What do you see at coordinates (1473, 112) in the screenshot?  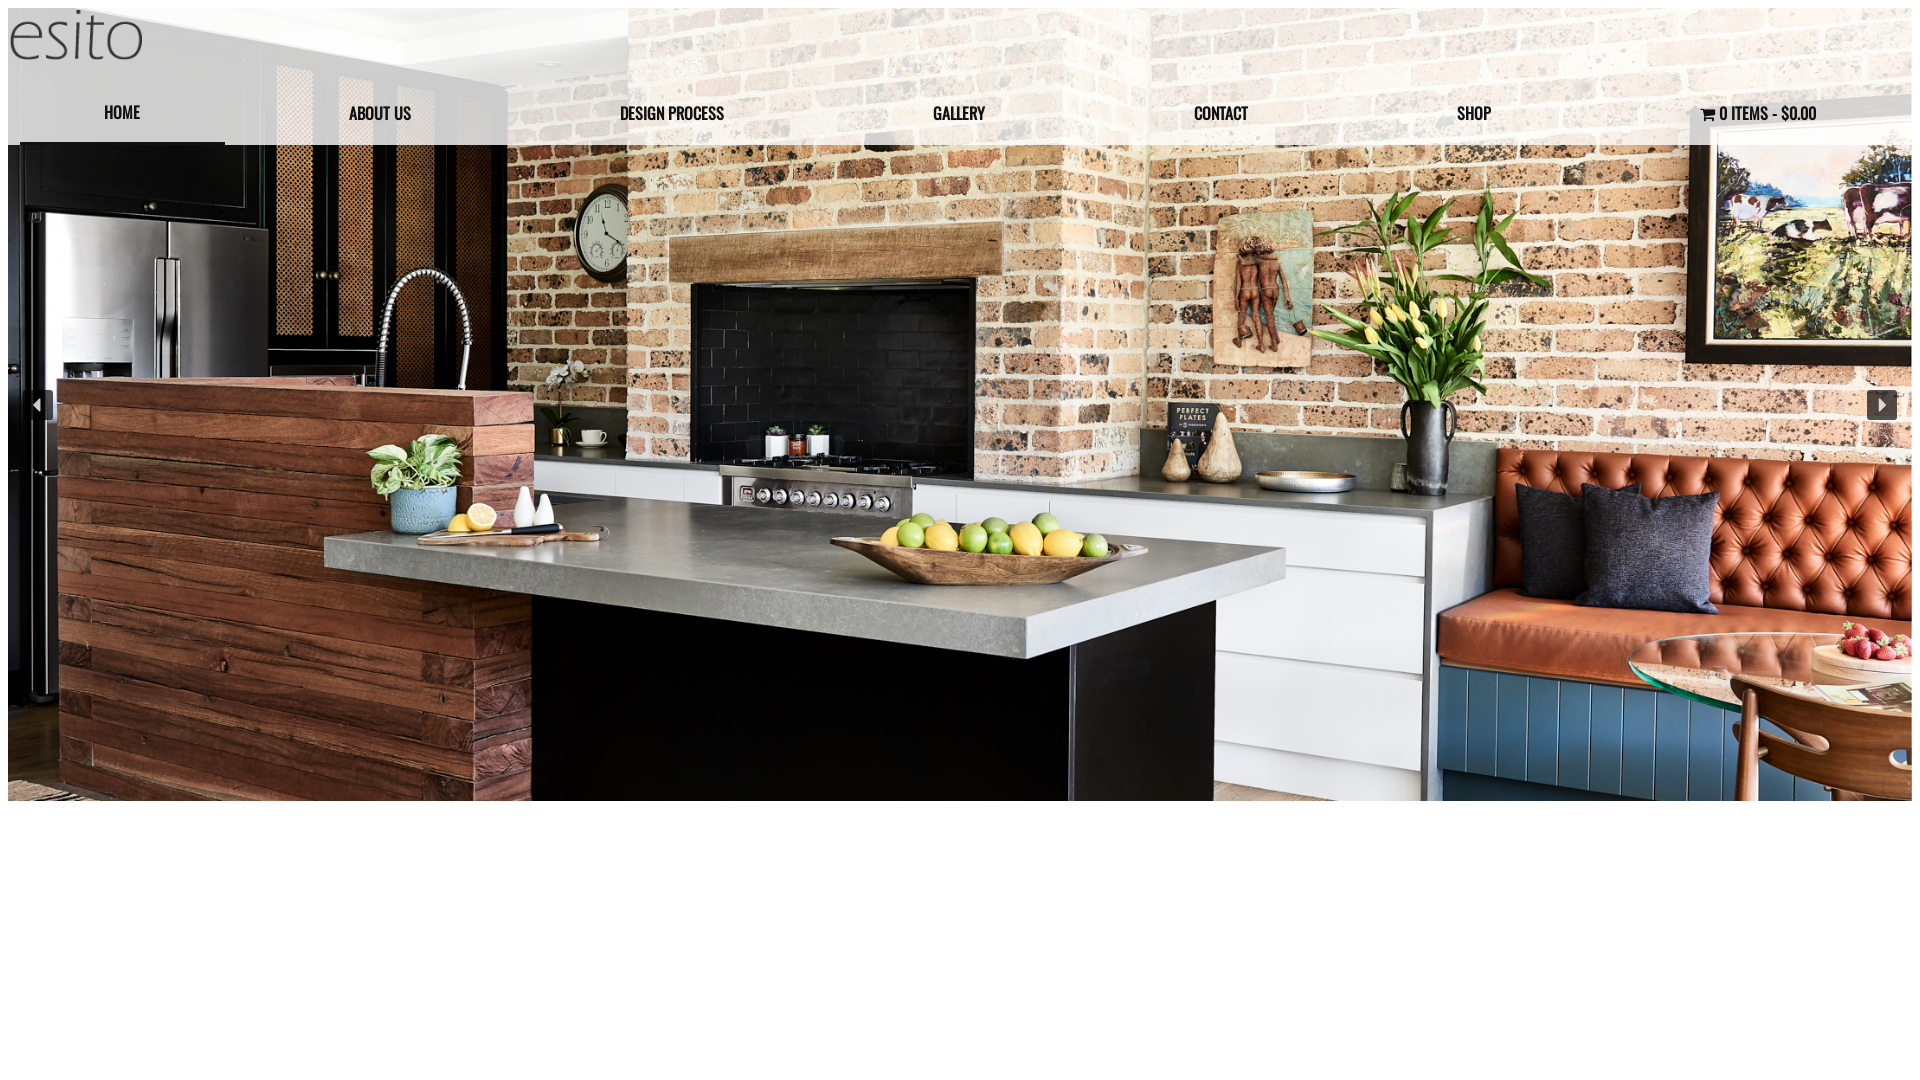 I see `'SHOP'` at bounding box center [1473, 112].